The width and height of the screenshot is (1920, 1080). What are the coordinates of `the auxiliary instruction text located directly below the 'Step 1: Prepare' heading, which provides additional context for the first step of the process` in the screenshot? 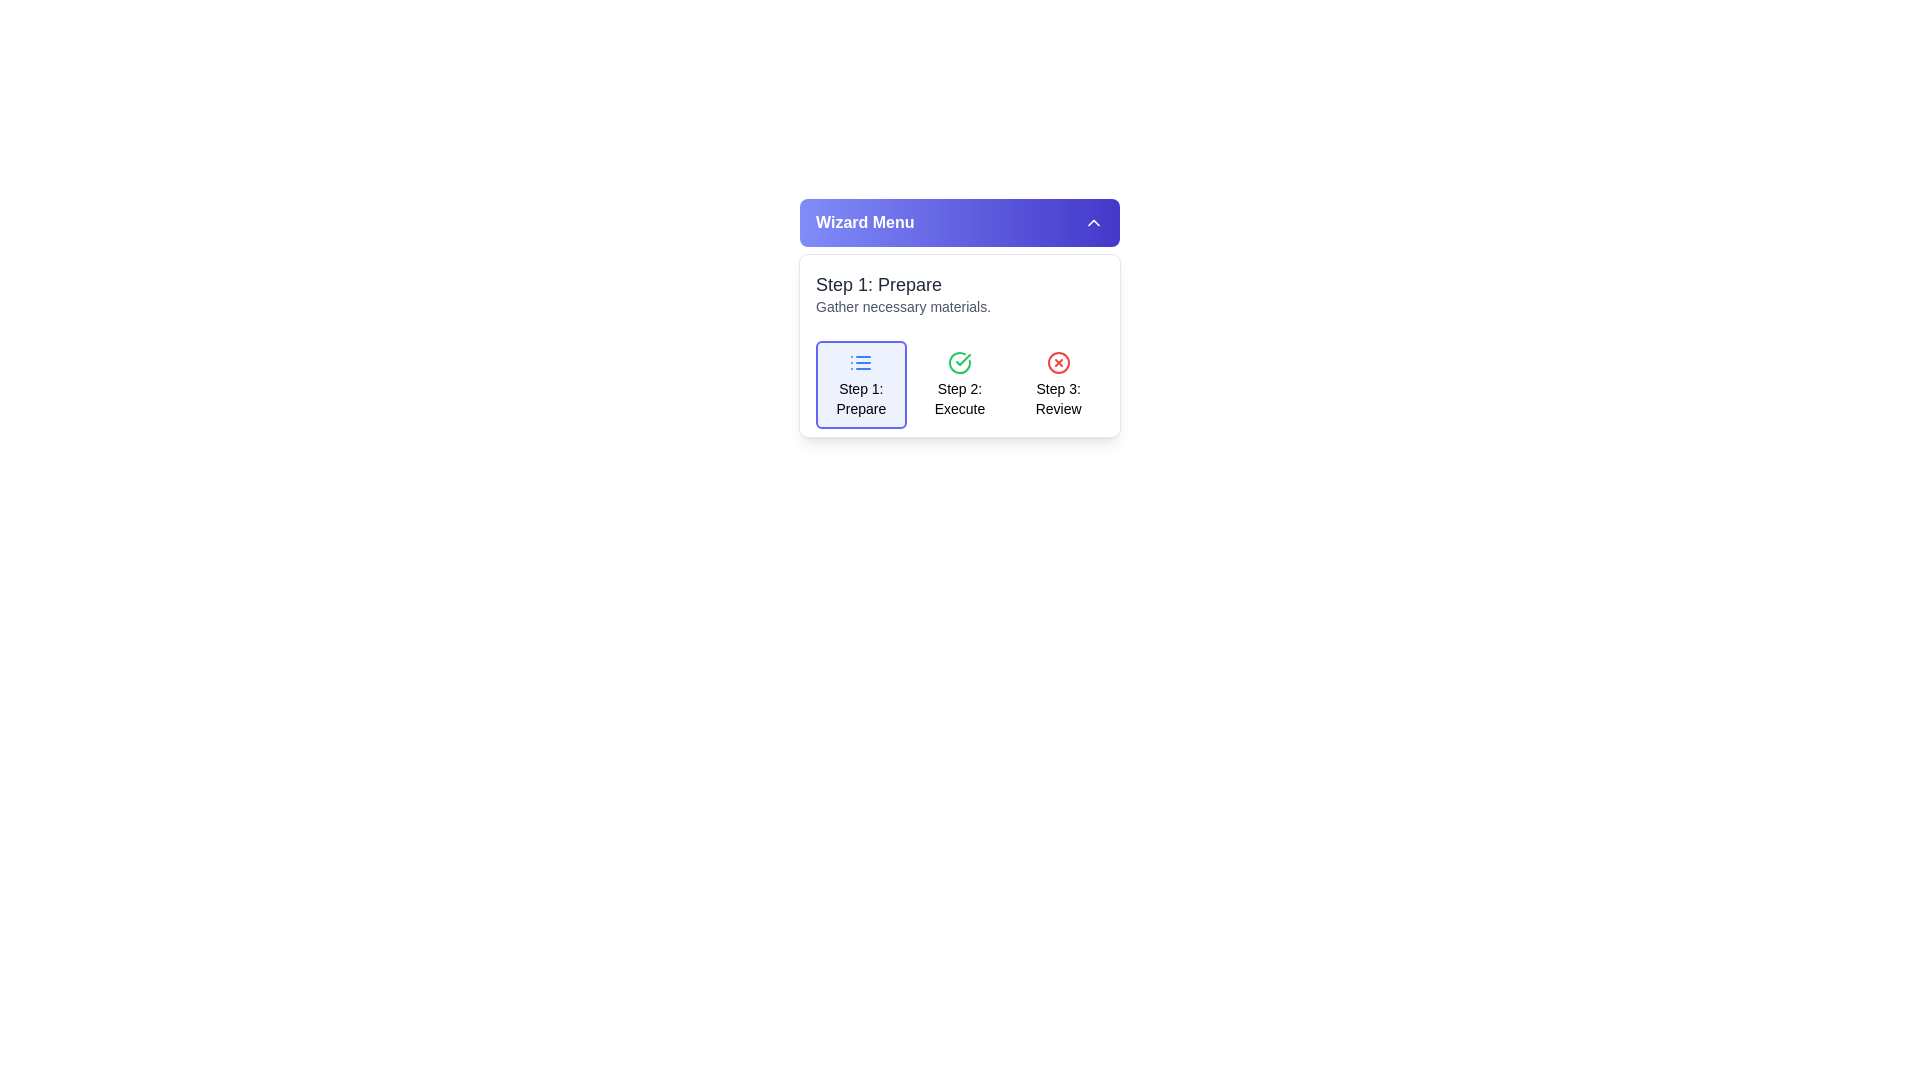 It's located at (960, 307).